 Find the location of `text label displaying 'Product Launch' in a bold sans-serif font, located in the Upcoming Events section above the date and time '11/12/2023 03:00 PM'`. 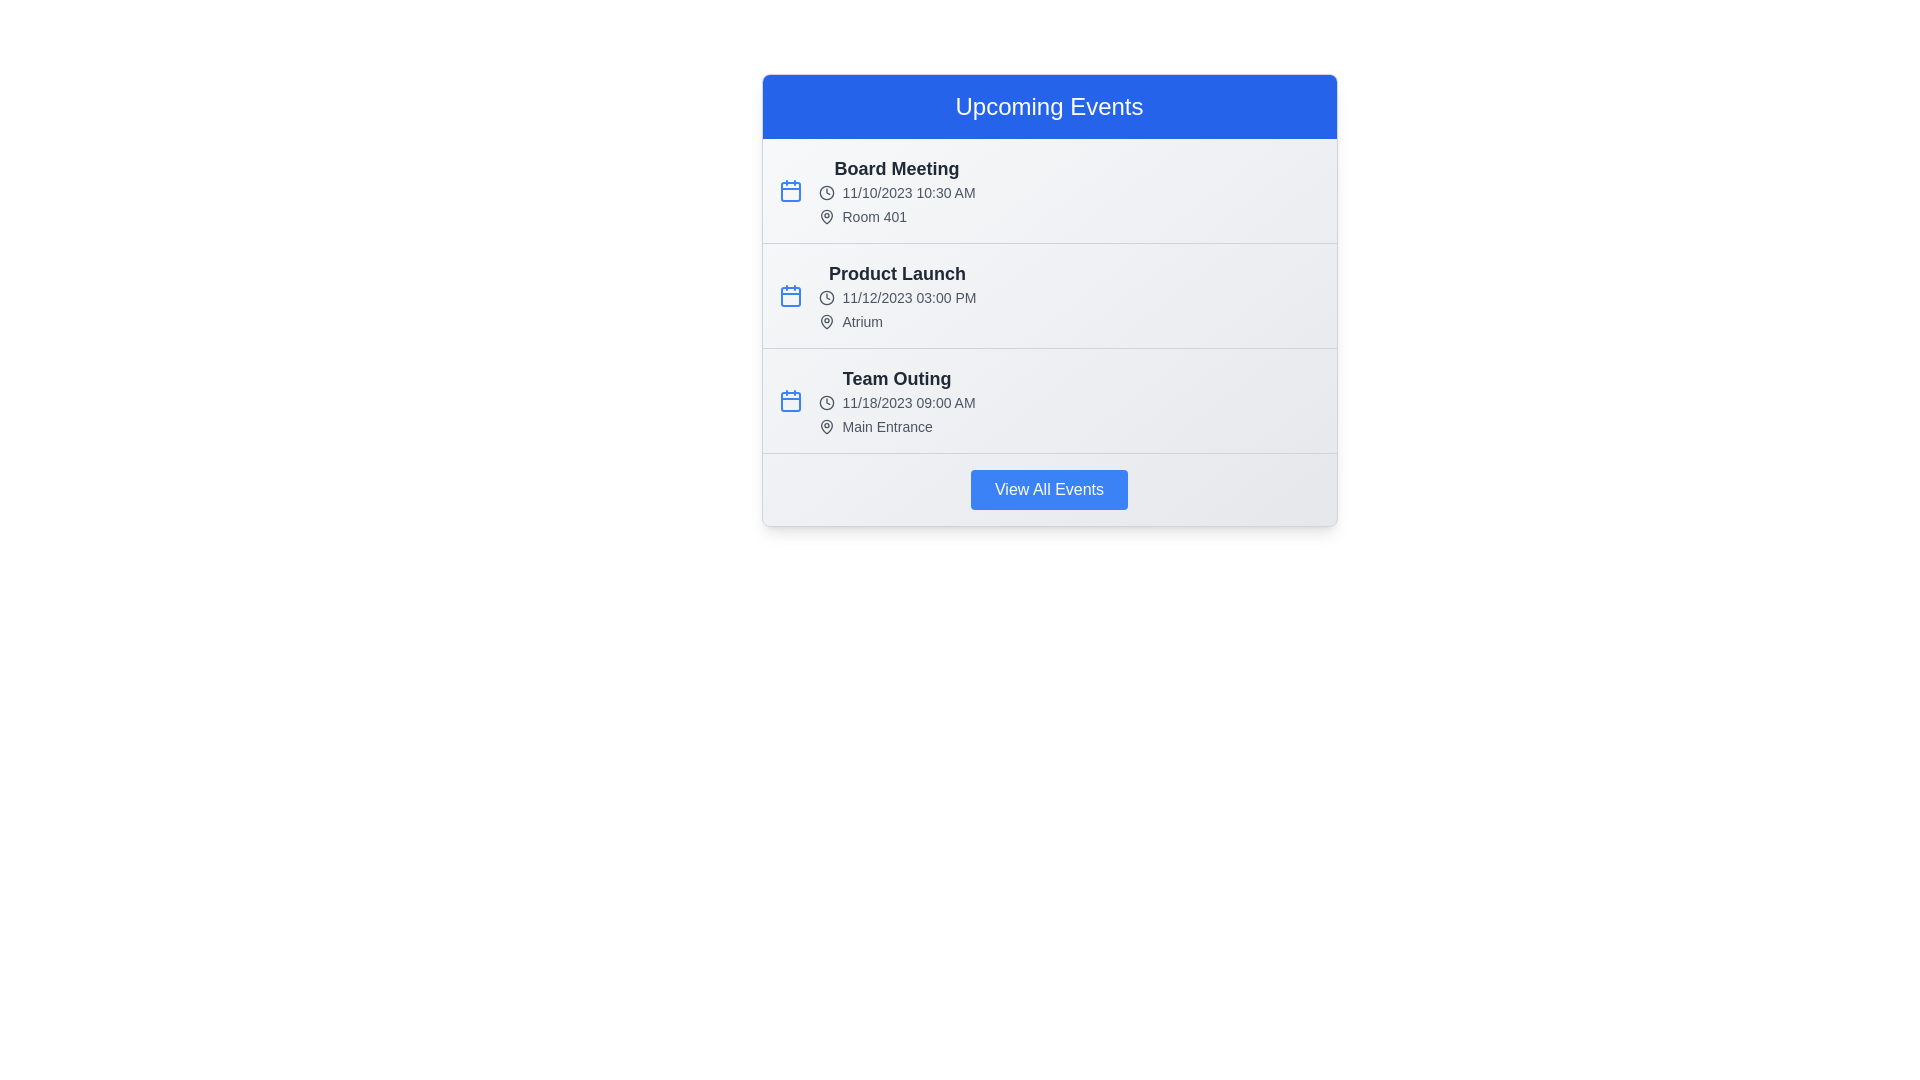

text label displaying 'Product Launch' in a bold sans-serif font, located in the Upcoming Events section above the date and time '11/12/2023 03:00 PM' is located at coordinates (896, 273).